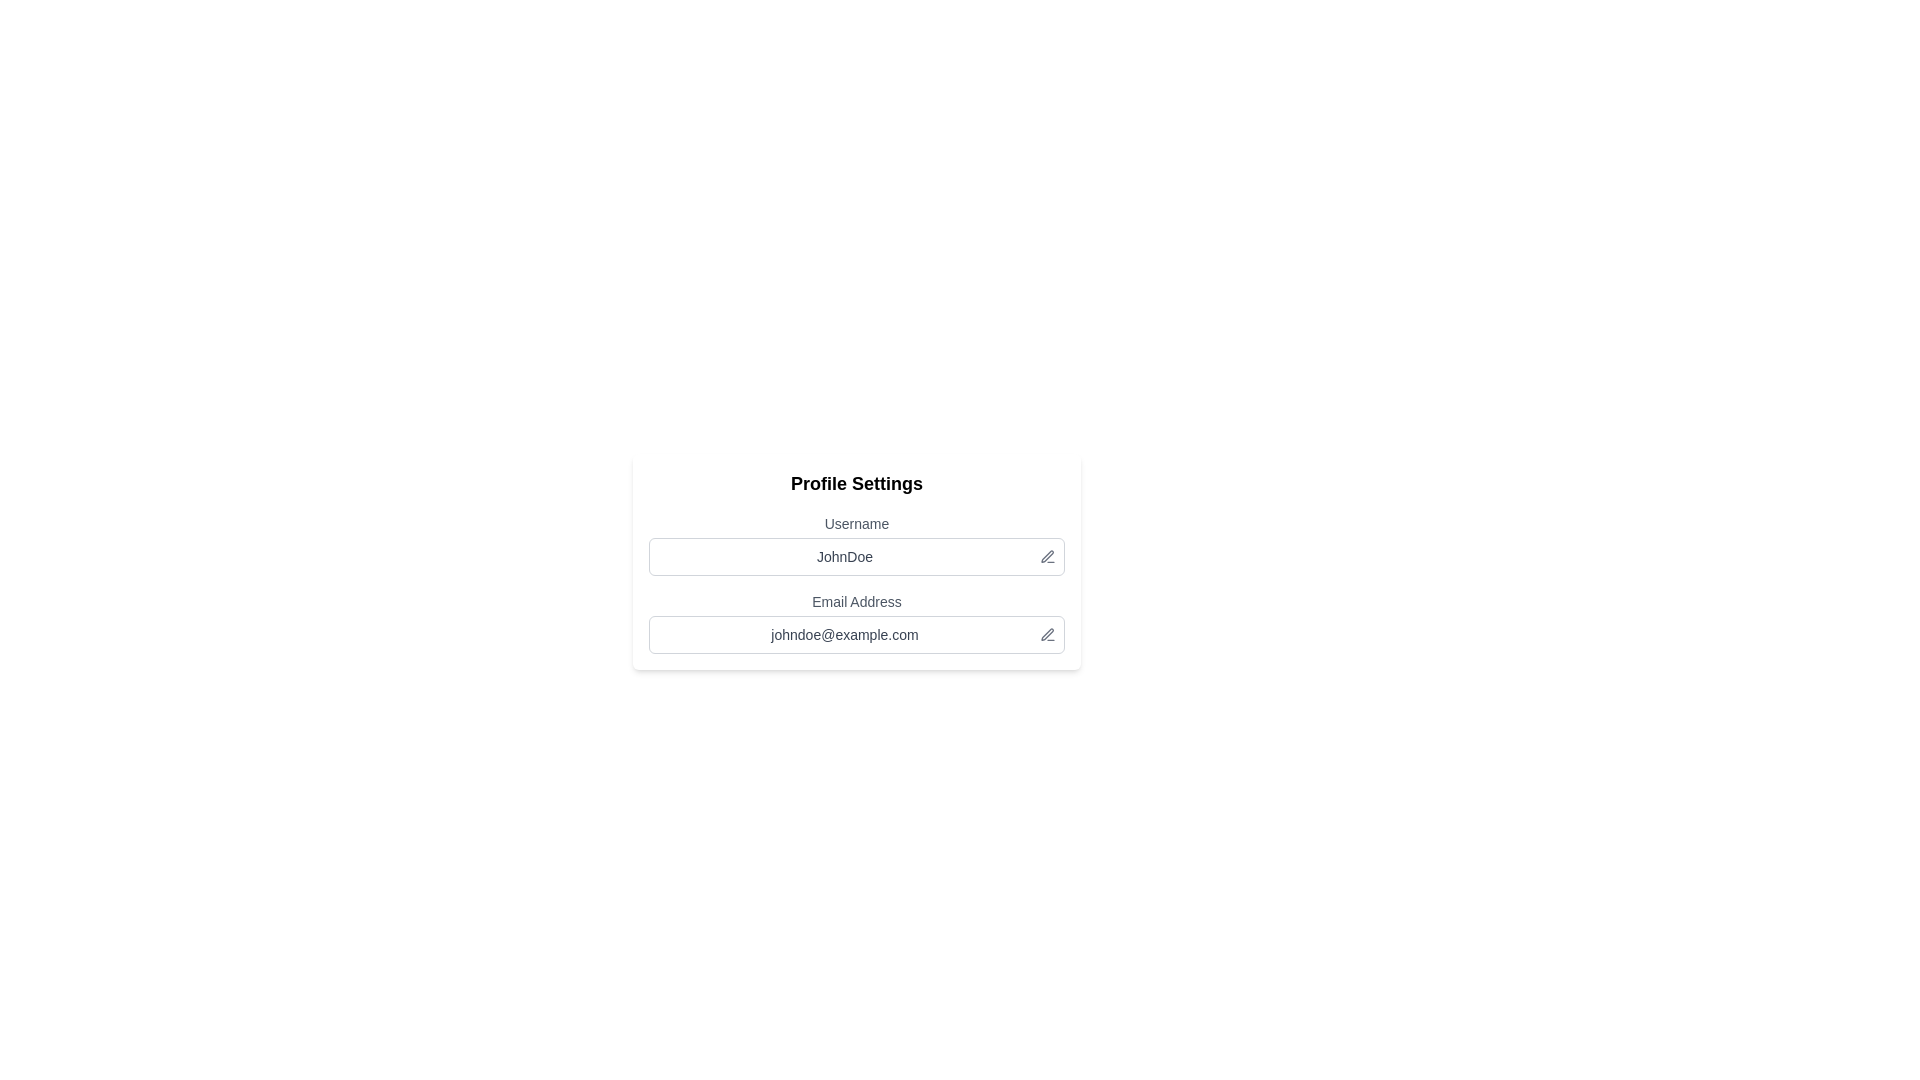 Image resolution: width=1920 pixels, height=1080 pixels. I want to click on the static text label displaying the email address, which is located below the 'Email Address' label in a bordered section with rounded corners, so click(844, 635).